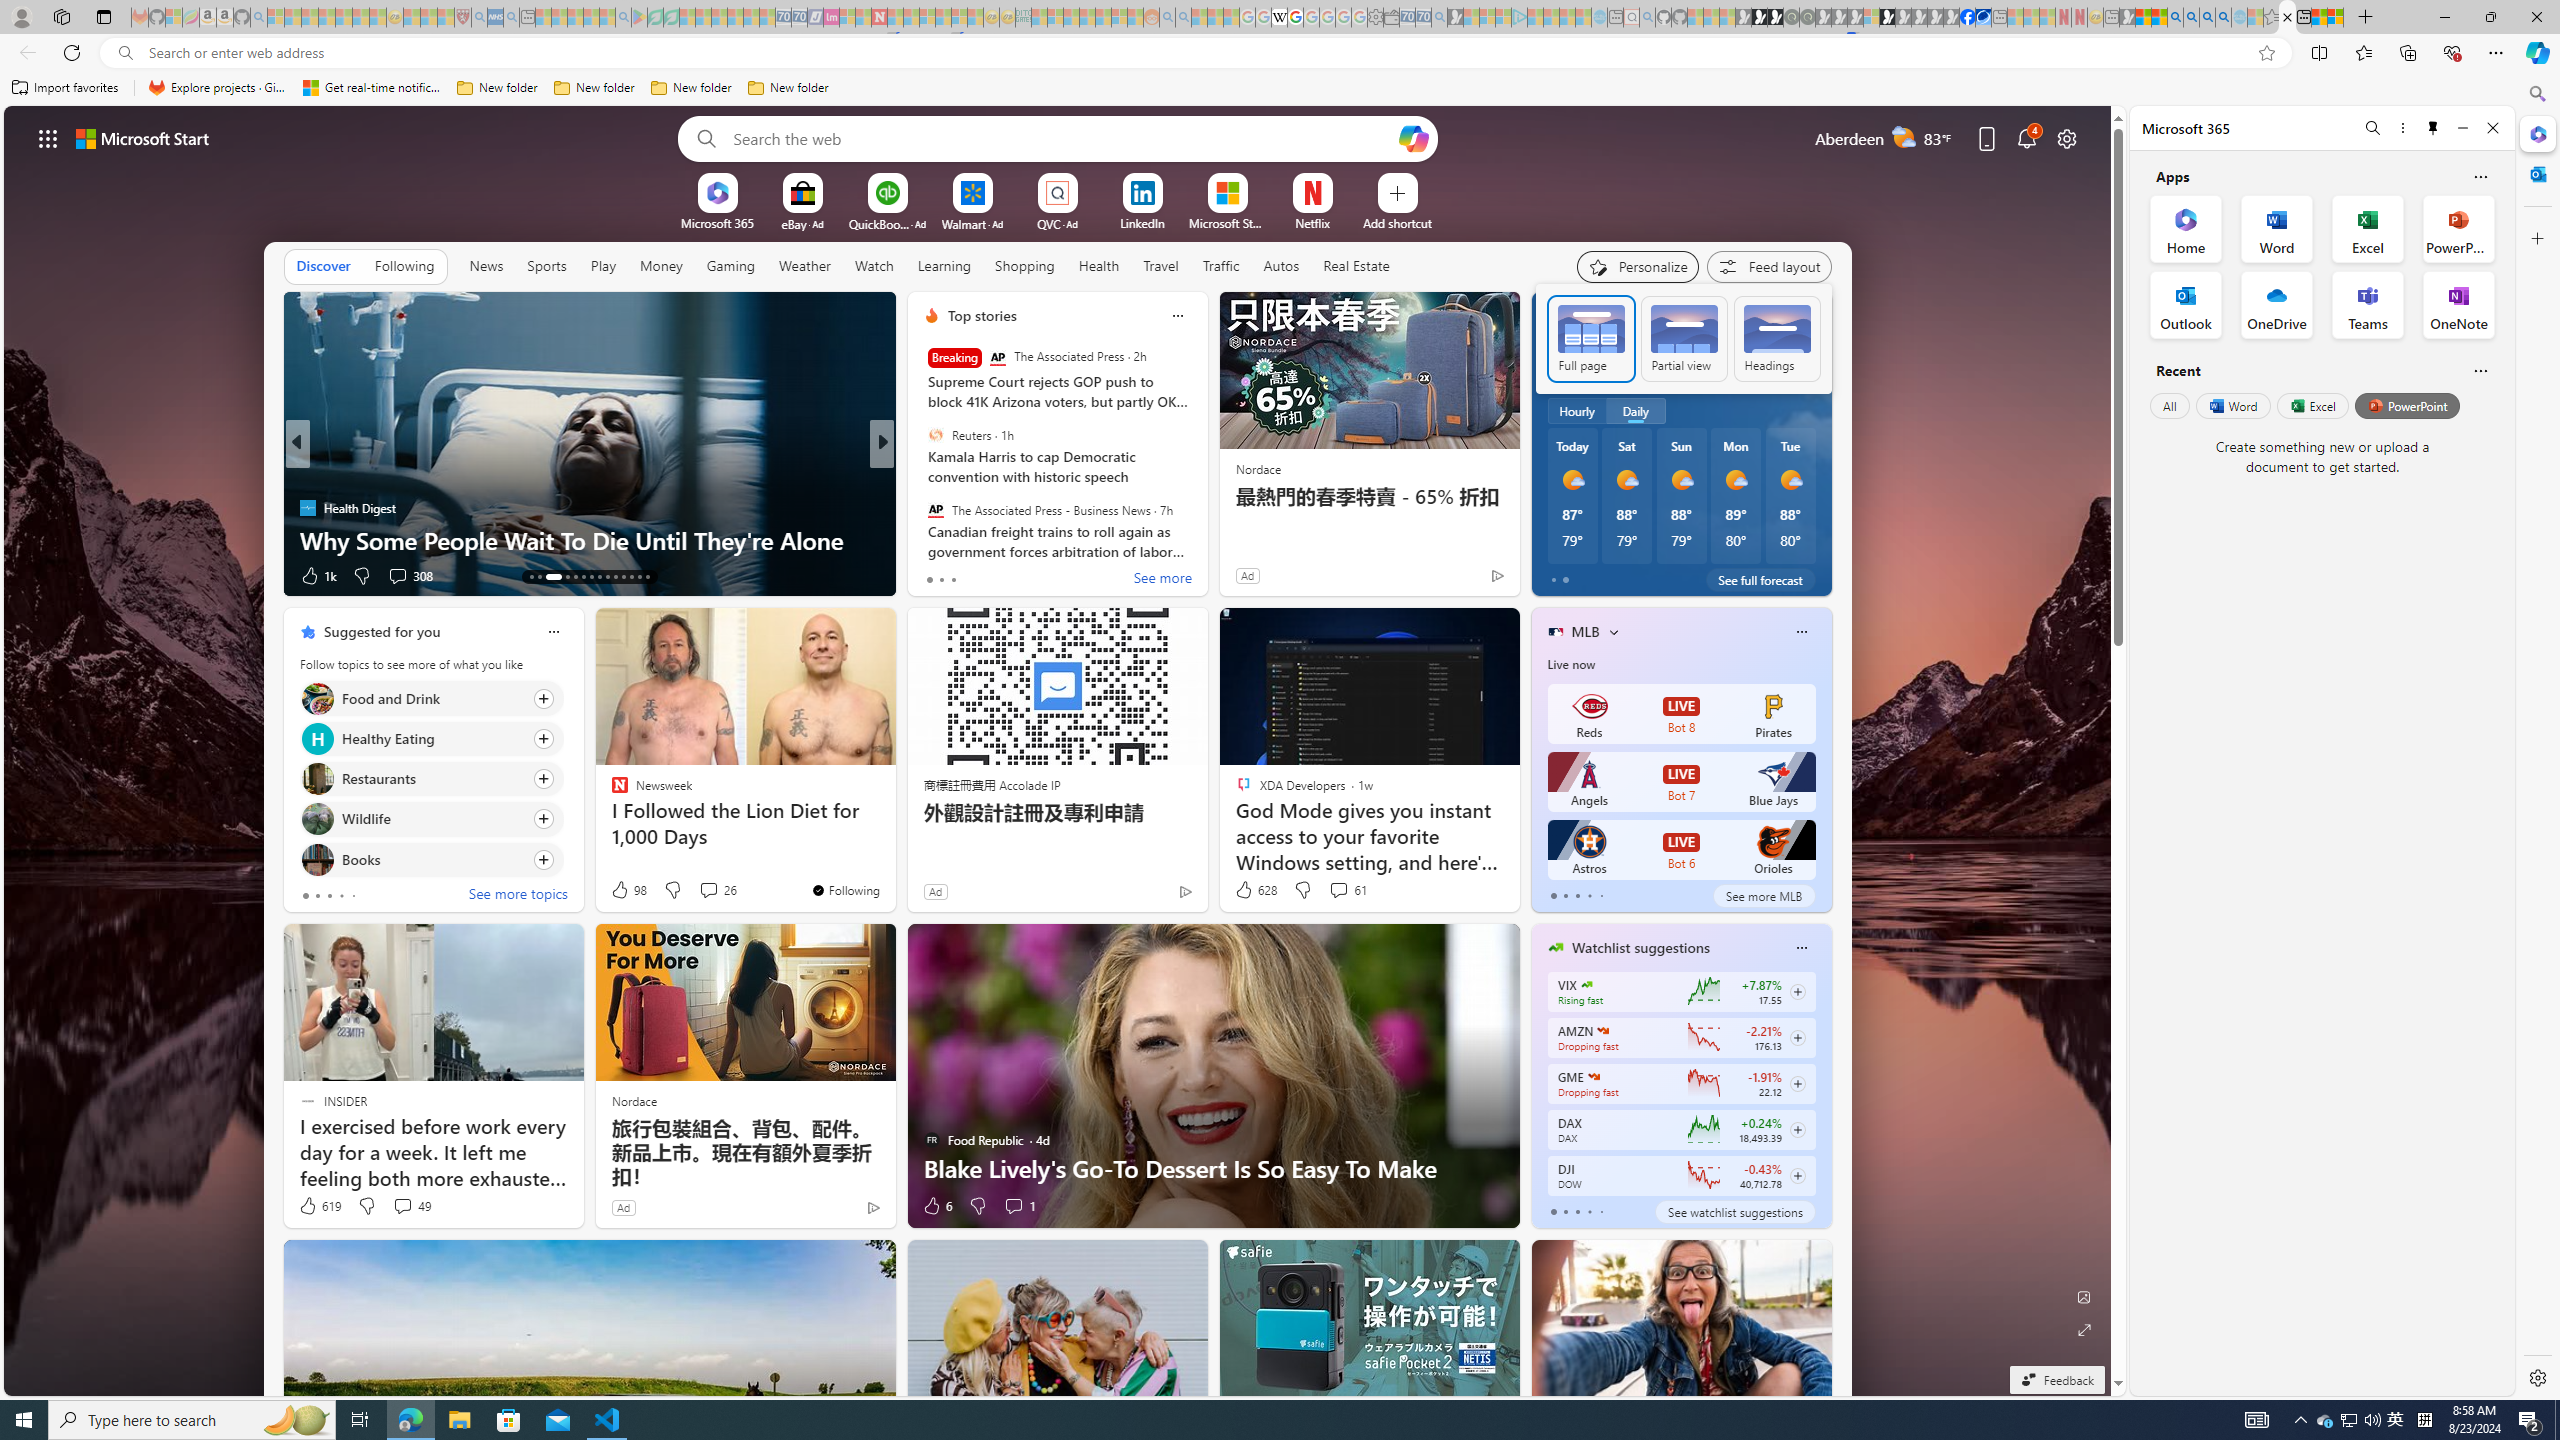 The image size is (2560, 1440). I want to click on 'Word', so click(2231, 405).